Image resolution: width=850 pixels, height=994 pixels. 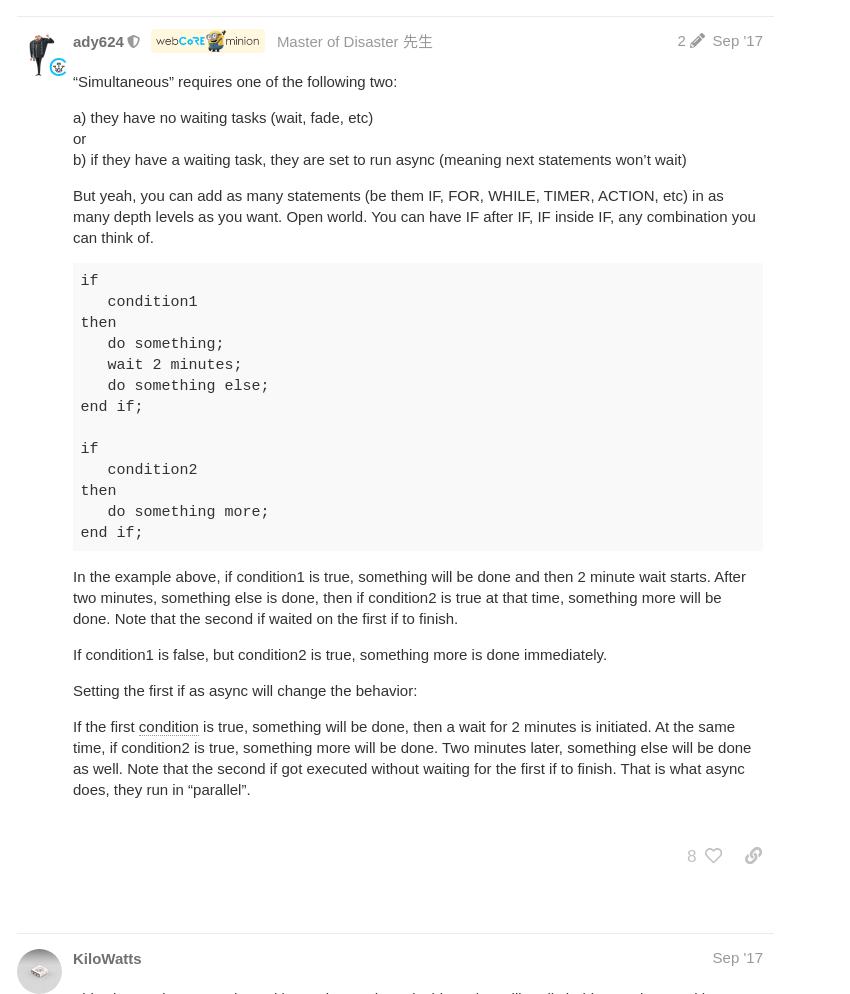 I want to click on 'In the example above, if condition1 is true, something will be done and then 2 minute wait starts. After two minutes, something else is done, then if condition2 is true at that time, something more will be done. Note that the second if waited on the first if to finish.', so click(x=409, y=597).